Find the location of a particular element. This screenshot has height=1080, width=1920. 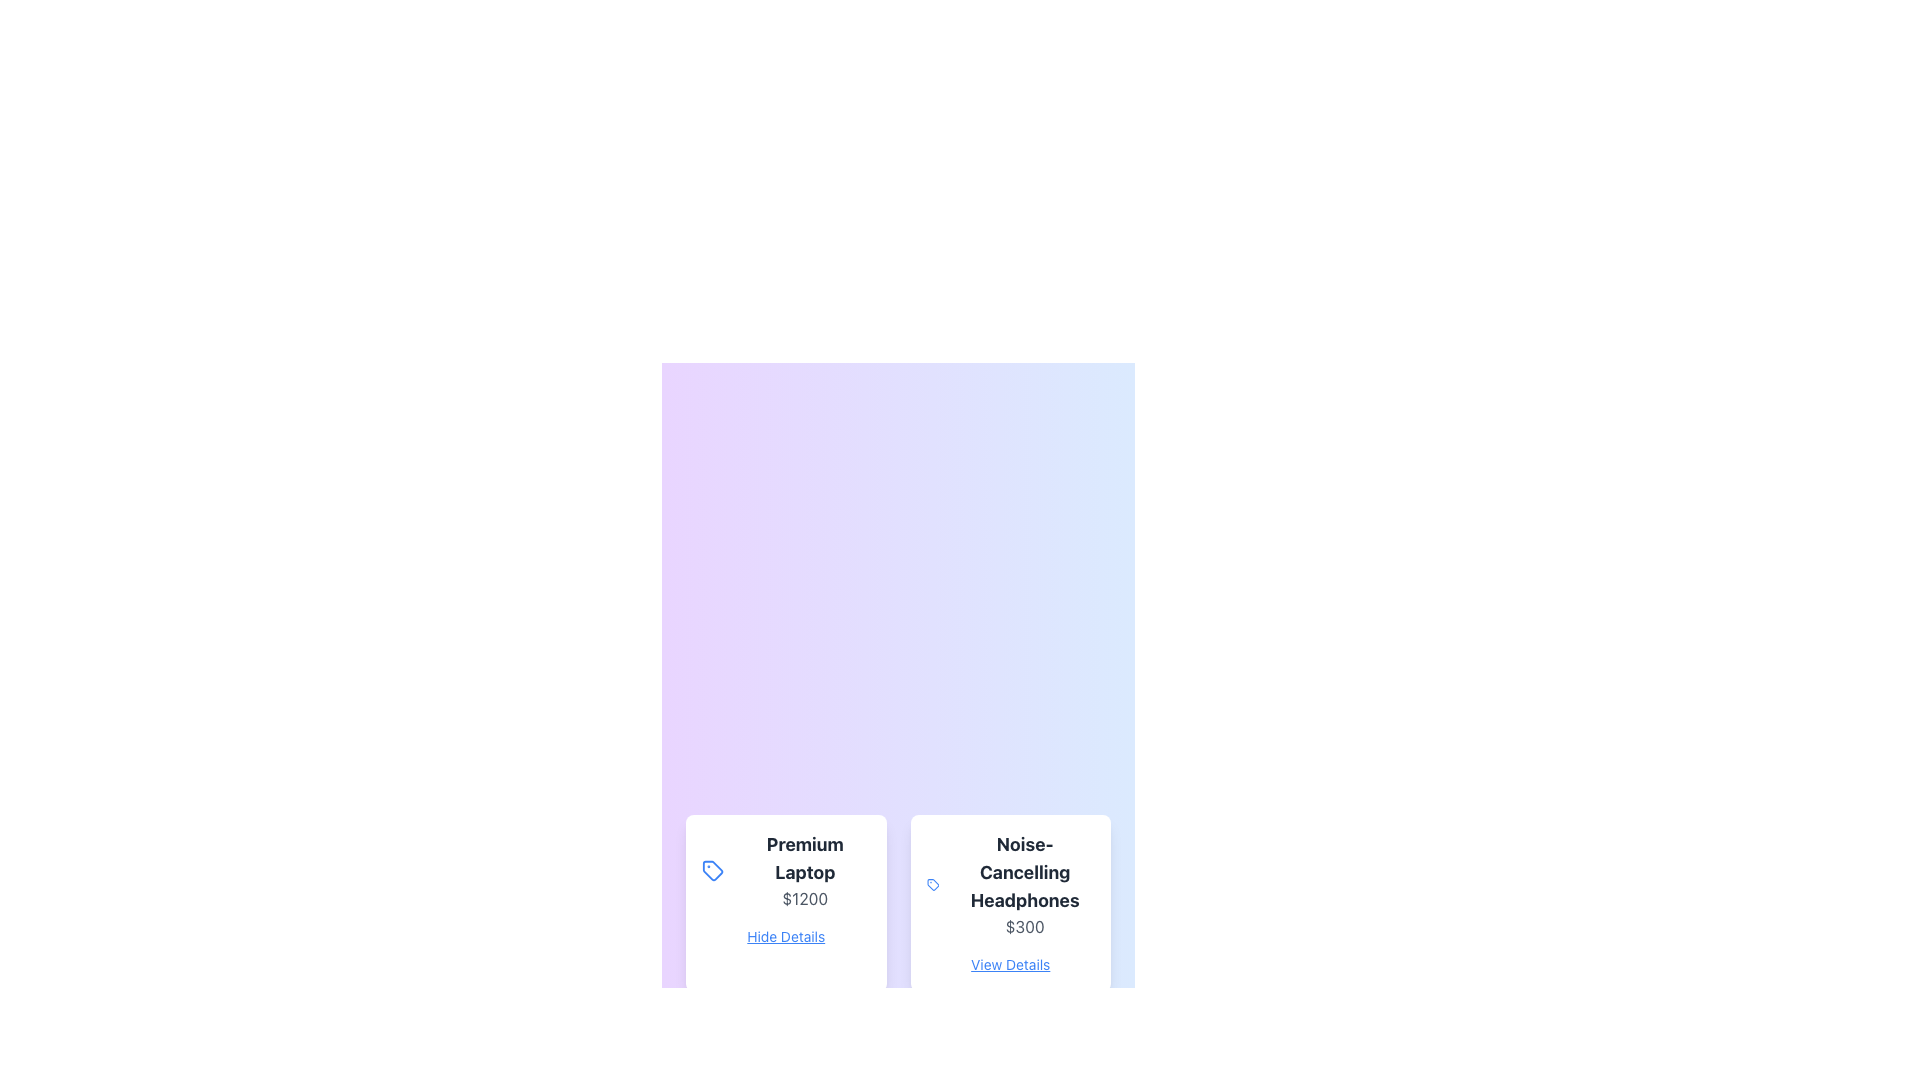

the decorative or informative icon located above the label 'Premium Laptop $1200' in the left column of the interface is located at coordinates (713, 869).